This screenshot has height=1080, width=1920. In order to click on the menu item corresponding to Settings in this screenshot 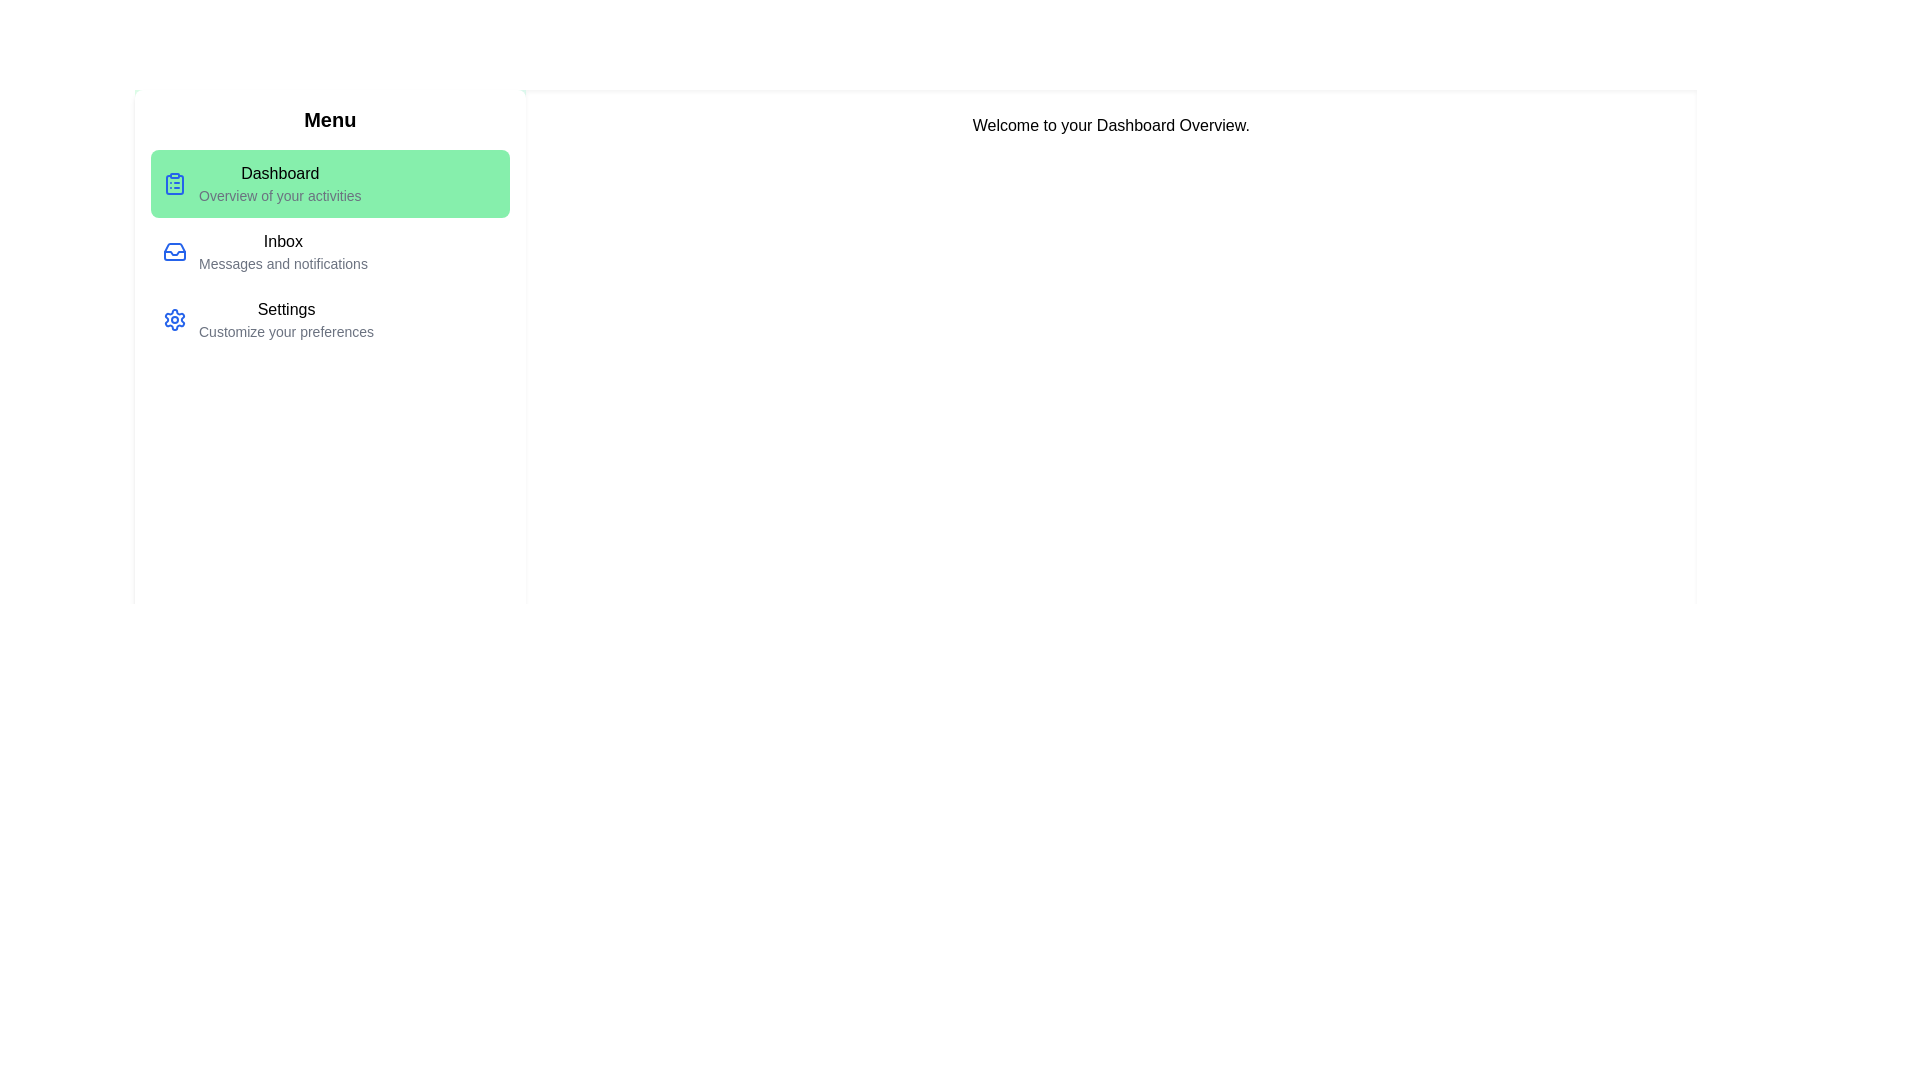, I will do `click(330, 319)`.